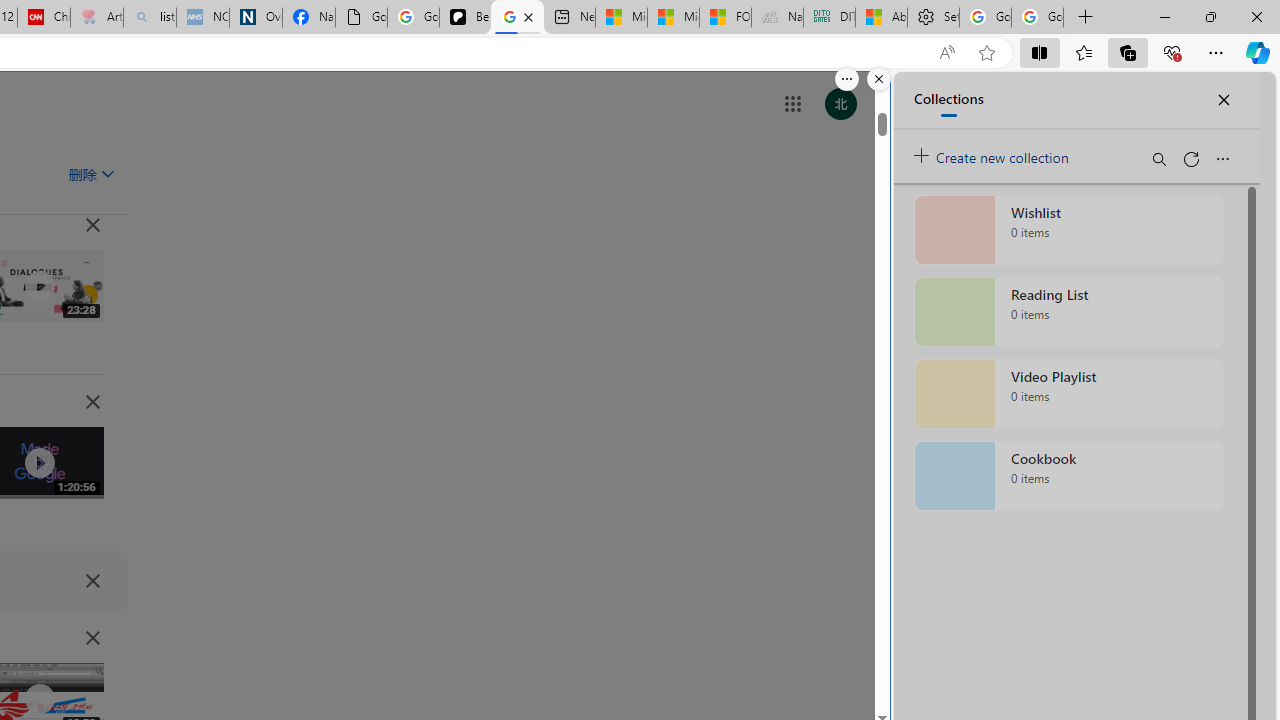 This screenshot has height=720, width=1280. I want to click on 'Class: asE2Ub NMm5M', so click(106, 172).